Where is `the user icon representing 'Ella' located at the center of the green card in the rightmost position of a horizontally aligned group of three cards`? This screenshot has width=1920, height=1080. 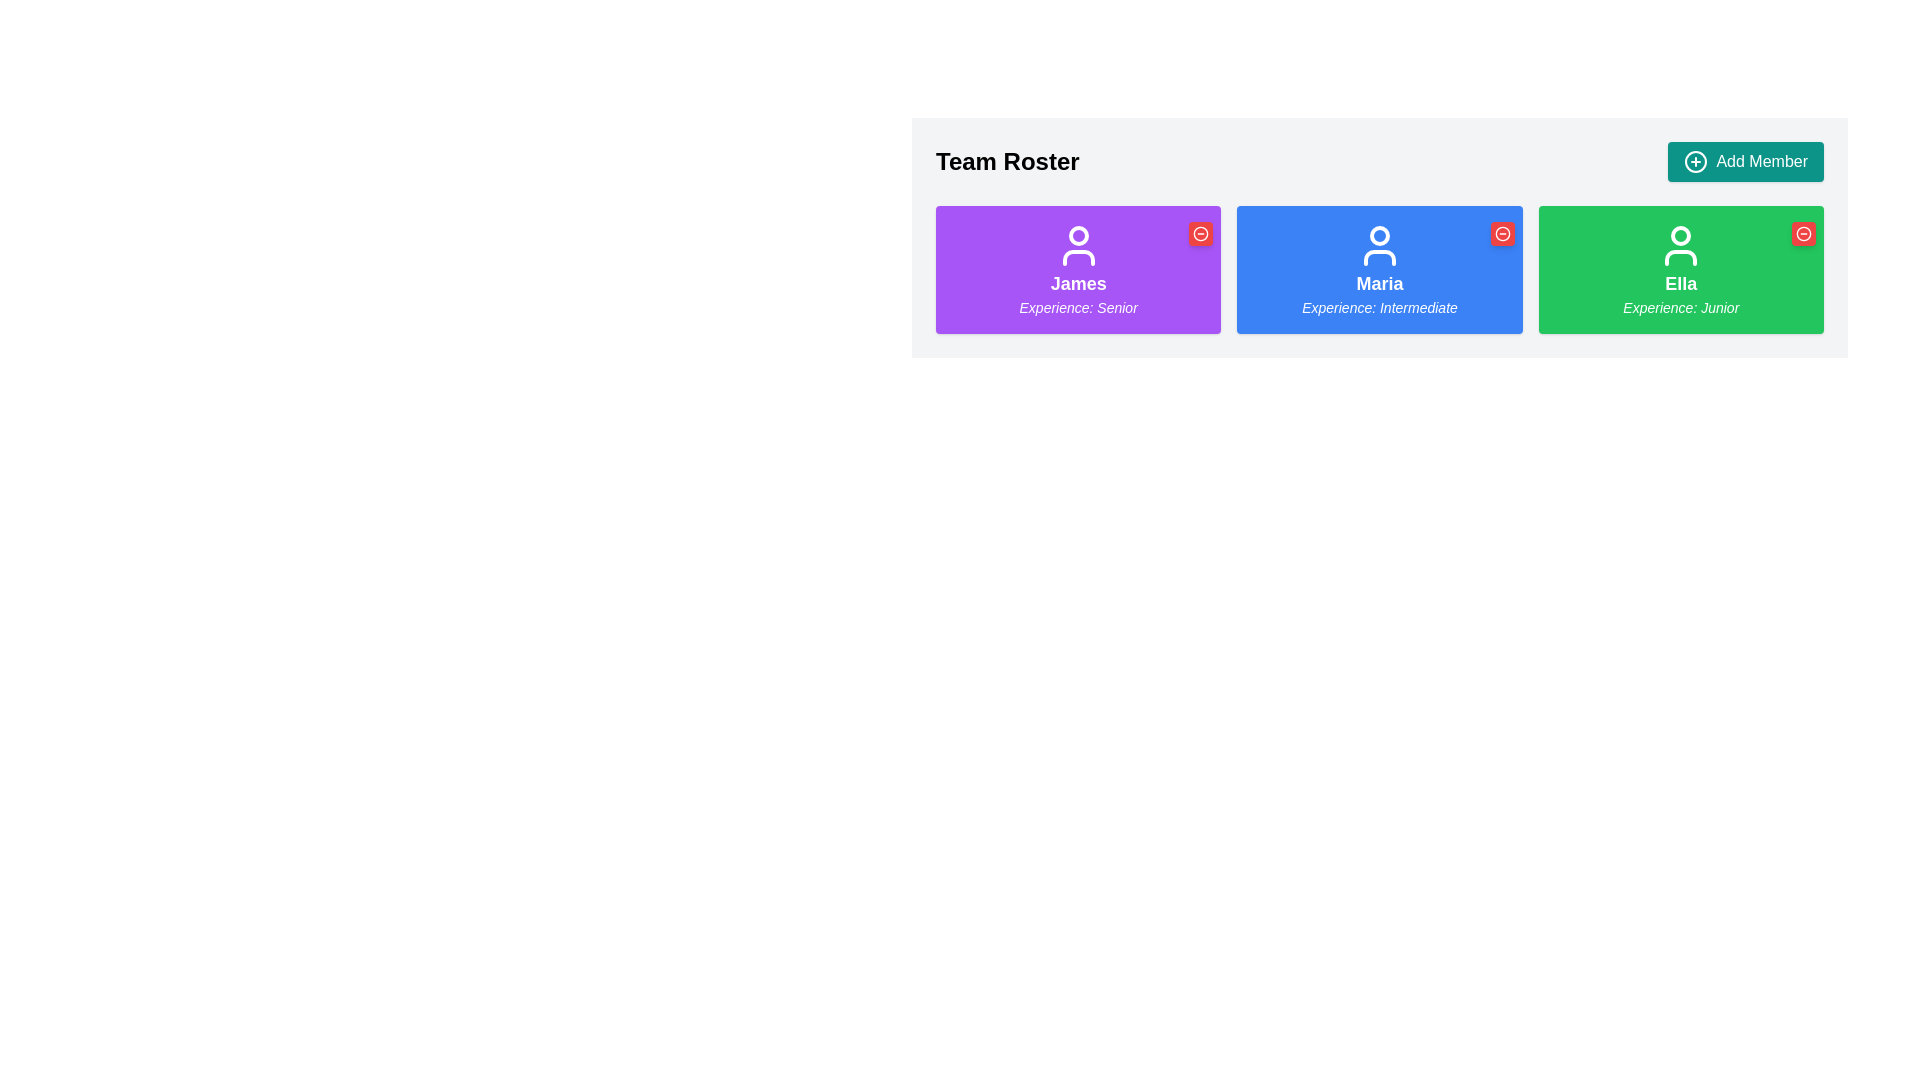
the user icon representing 'Ella' located at the center of the green card in the rightmost position of a horizontally aligned group of three cards is located at coordinates (1680, 245).